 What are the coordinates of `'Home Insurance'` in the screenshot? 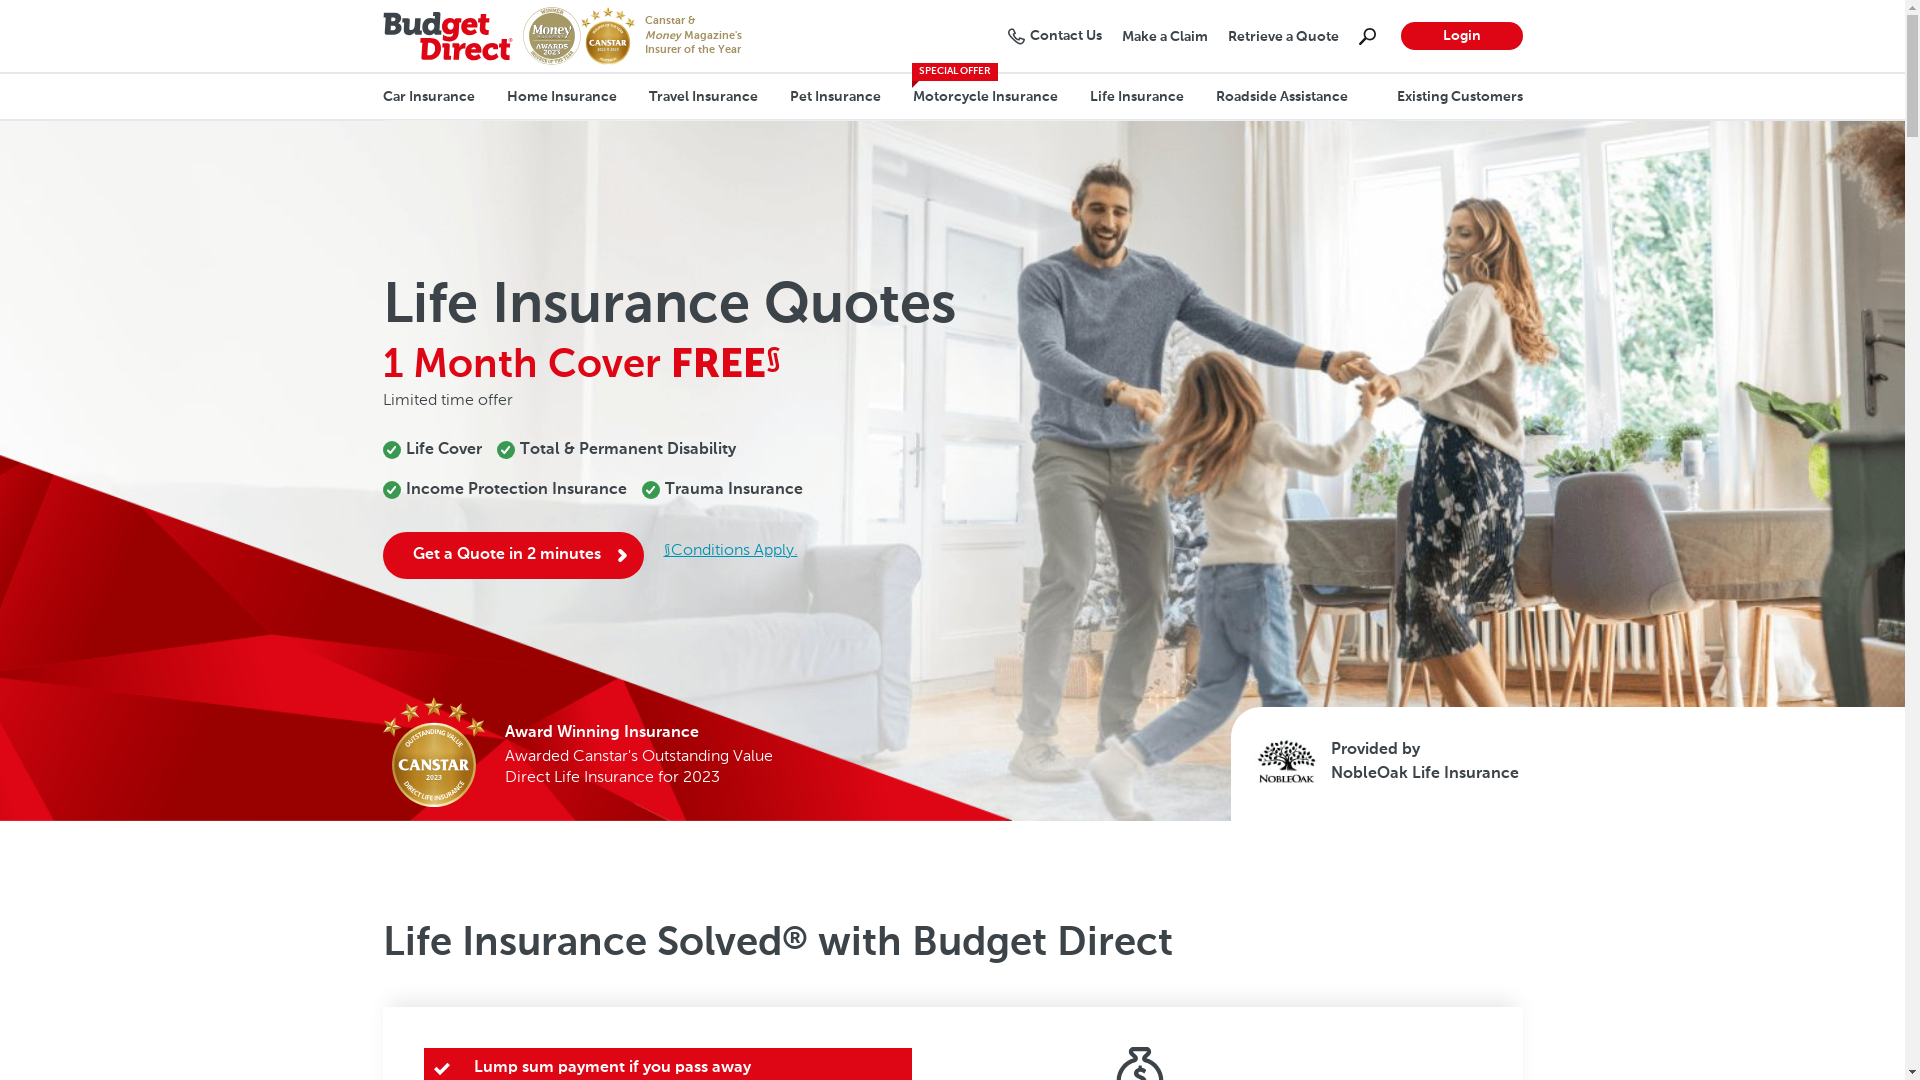 It's located at (560, 97).